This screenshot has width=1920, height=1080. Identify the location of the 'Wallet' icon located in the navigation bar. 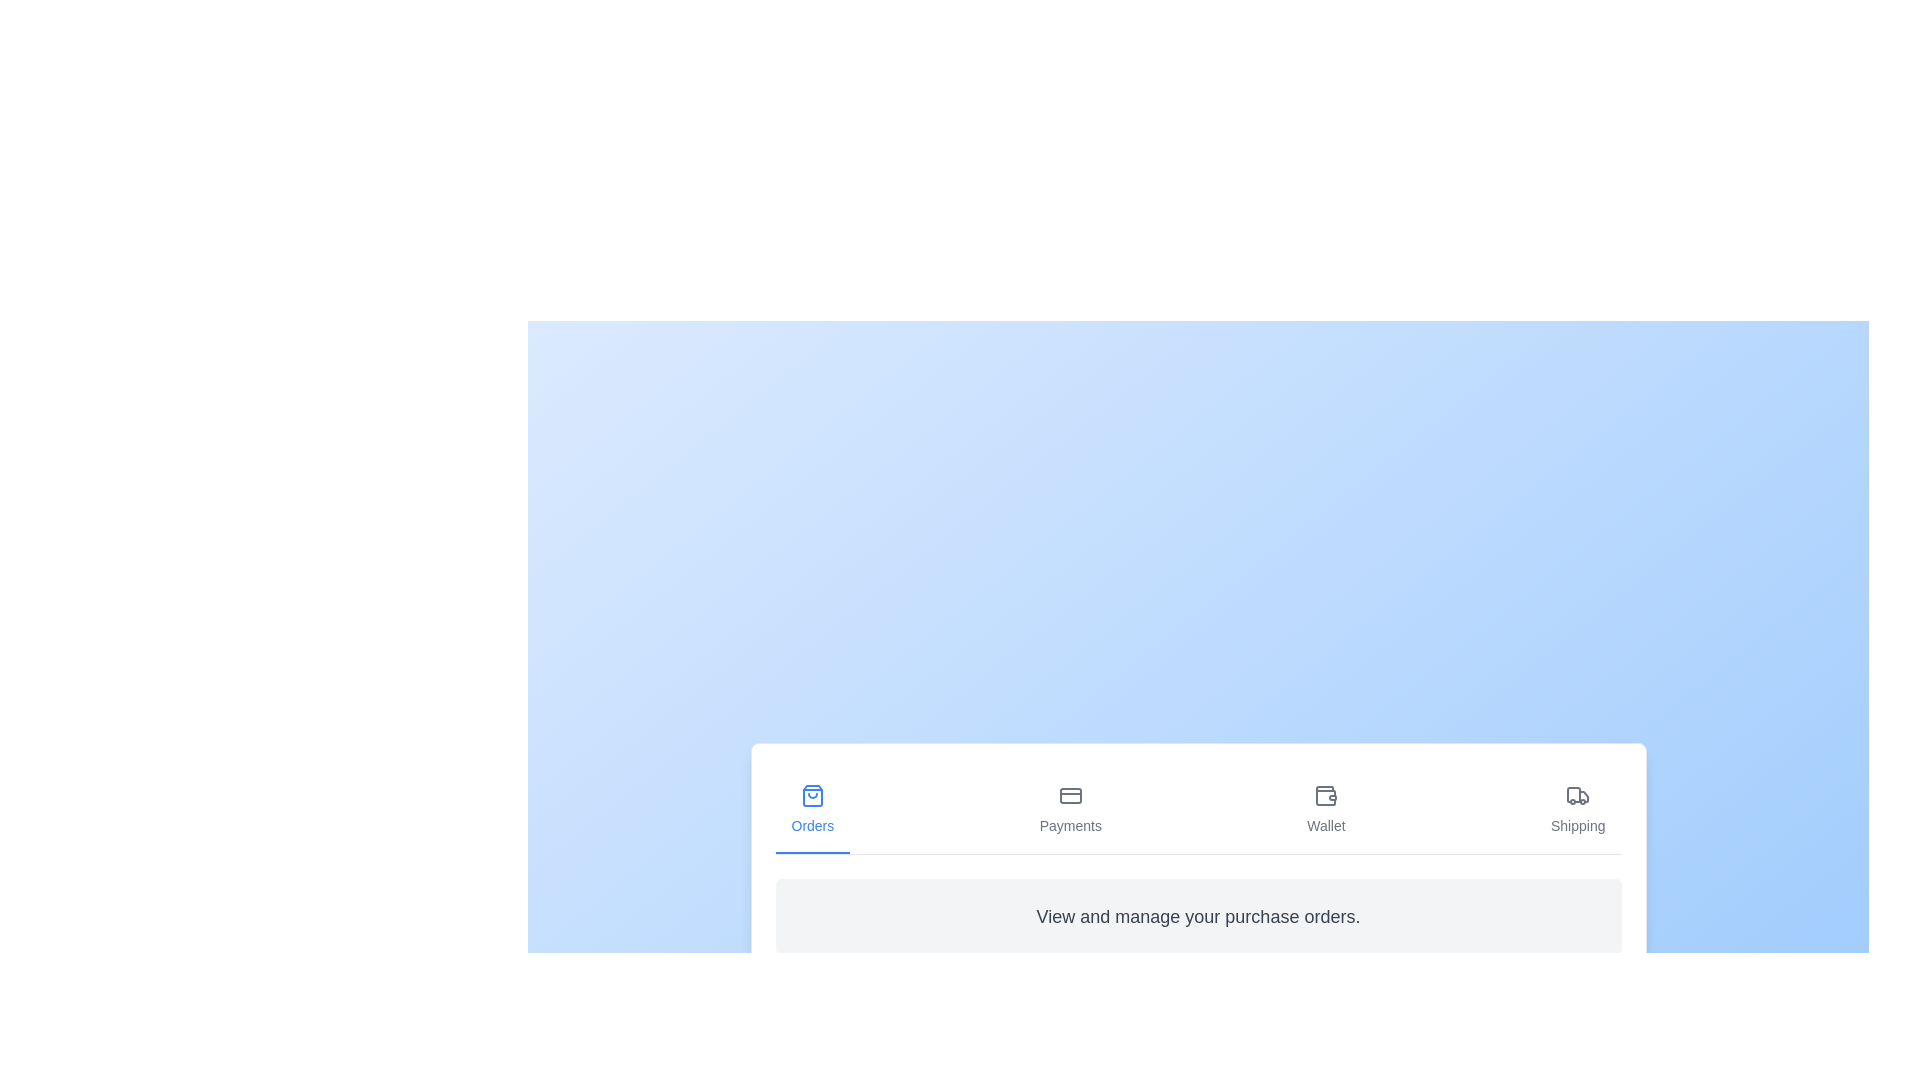
(1326, 794).